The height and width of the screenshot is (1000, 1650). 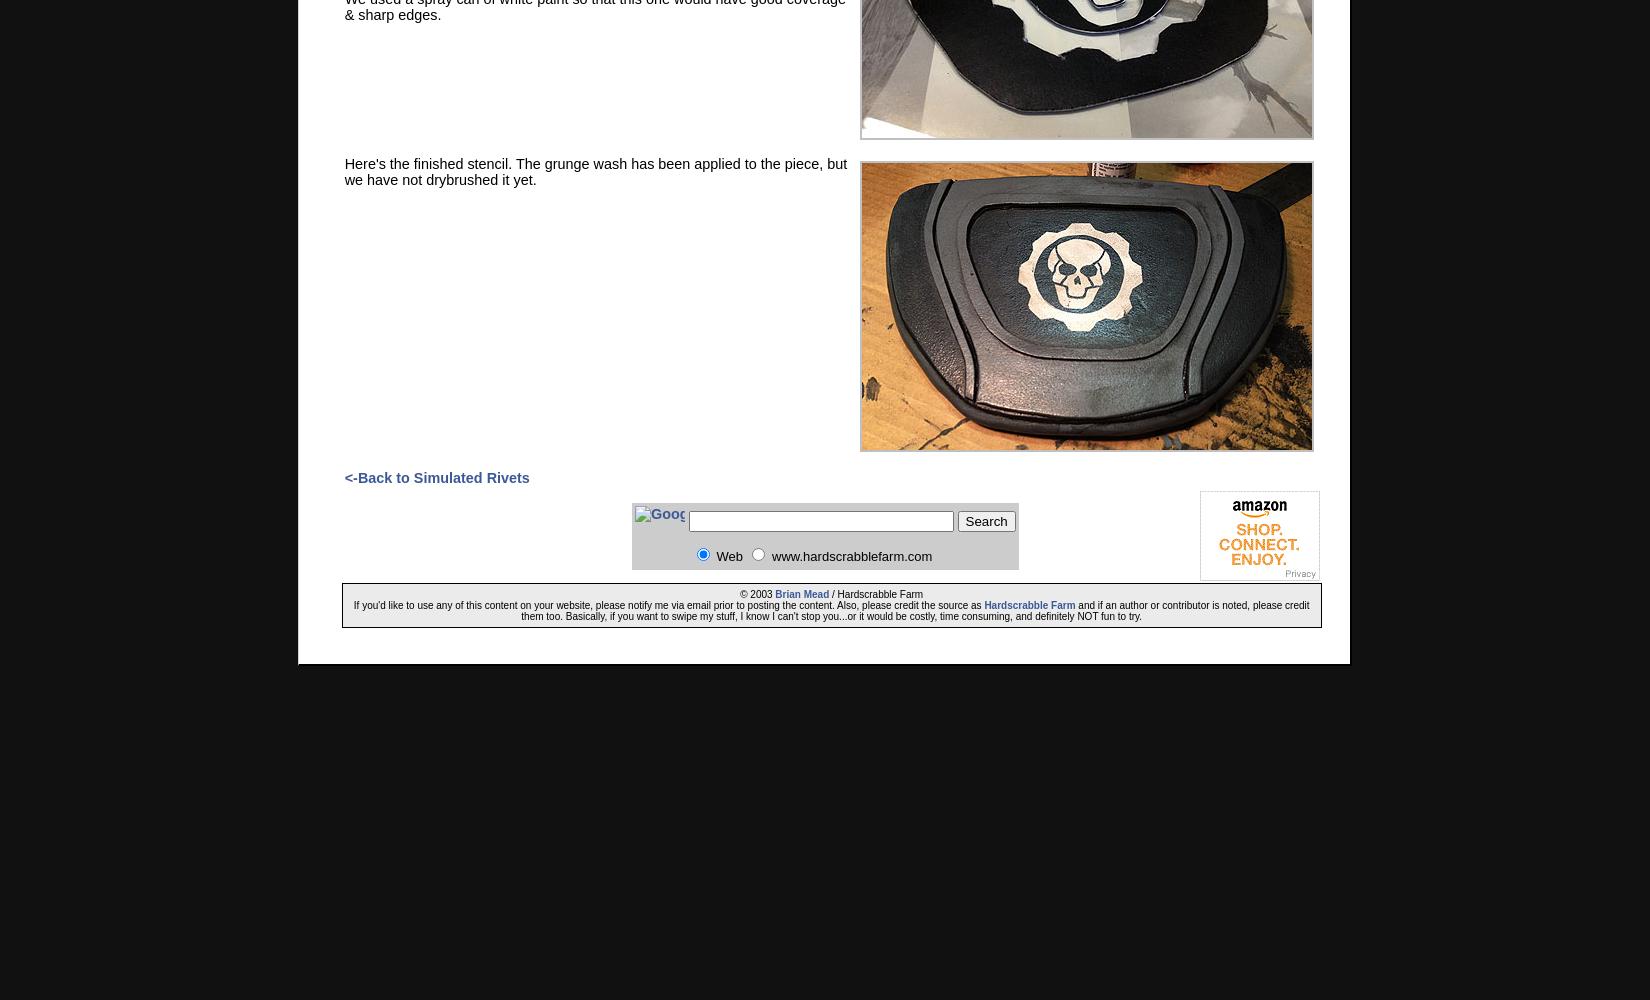 What do you see at coordinates (875, 593) in the screenshot?
I see `'/ Hardscrabble Farm'` at bounding box center [875, 593].